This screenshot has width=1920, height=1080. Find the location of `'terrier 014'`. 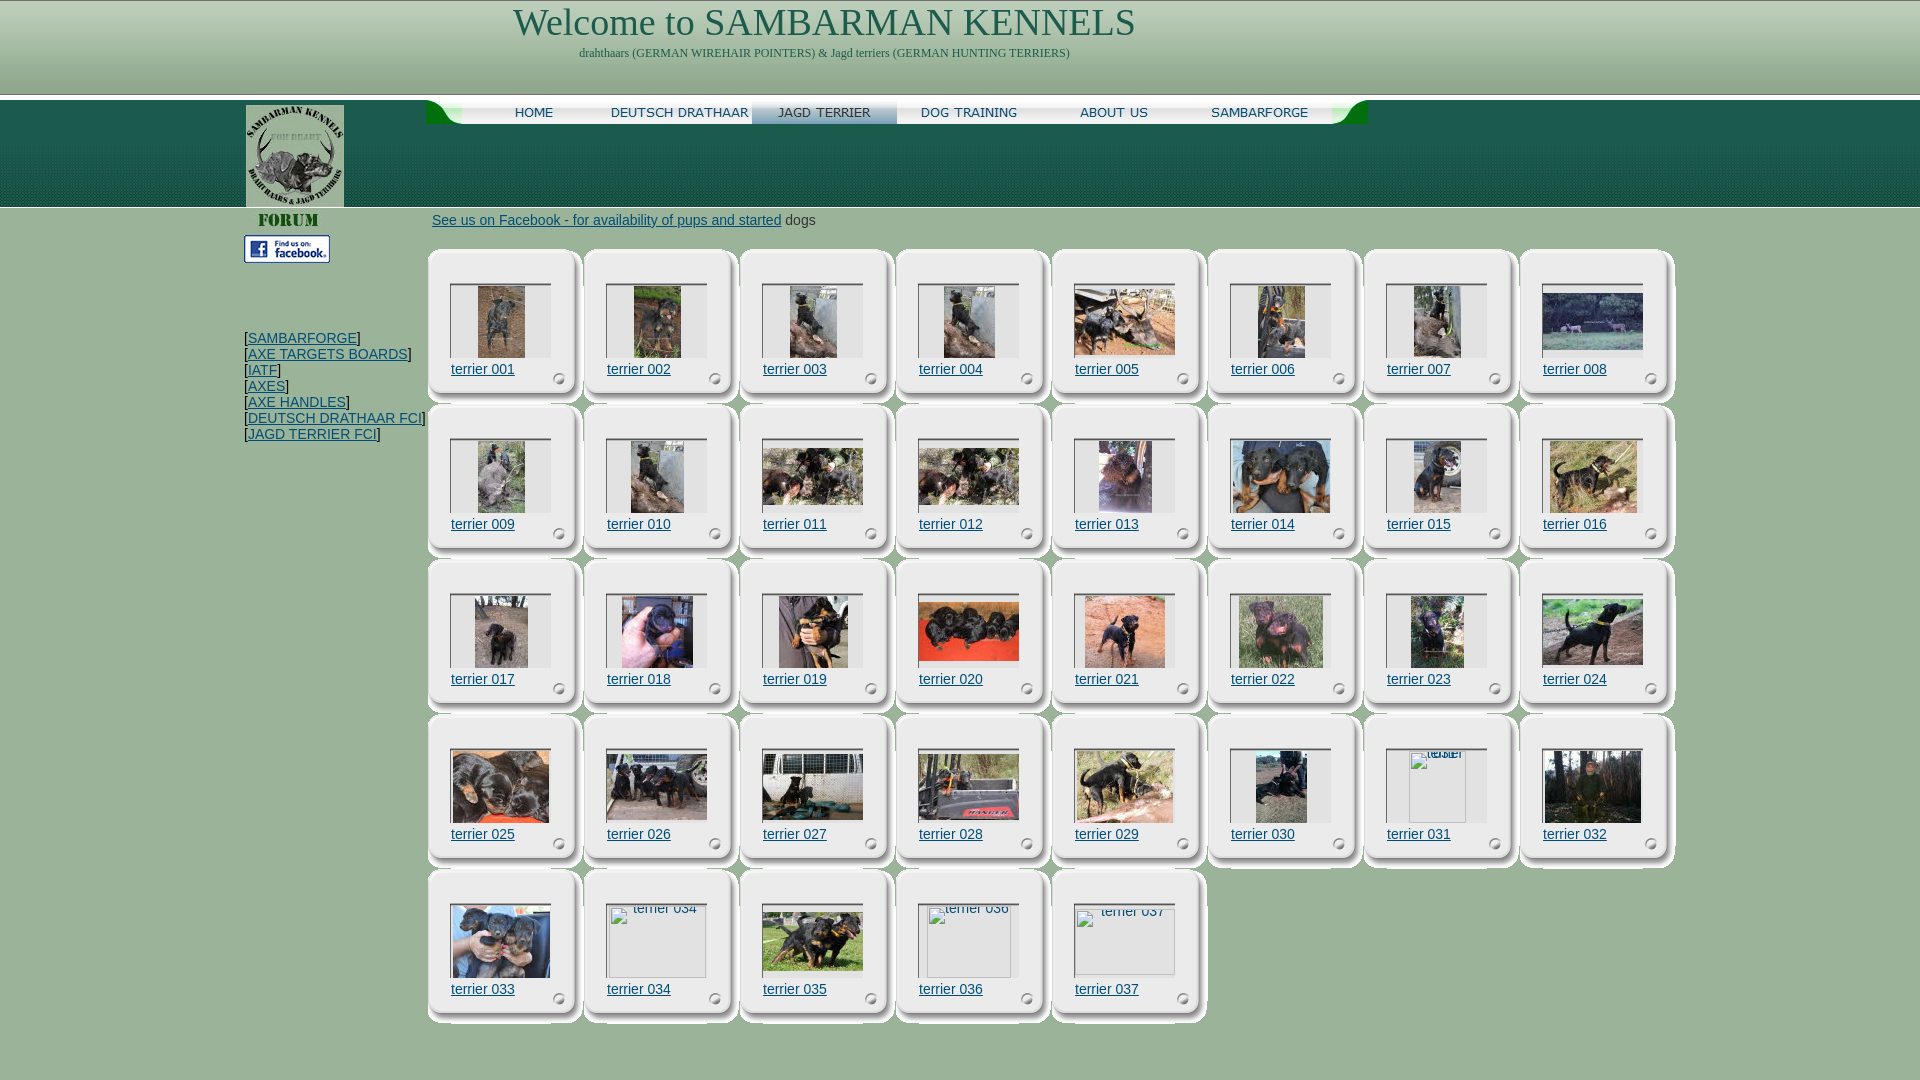

'terrier 014' is located at coordinates (1261, 523).